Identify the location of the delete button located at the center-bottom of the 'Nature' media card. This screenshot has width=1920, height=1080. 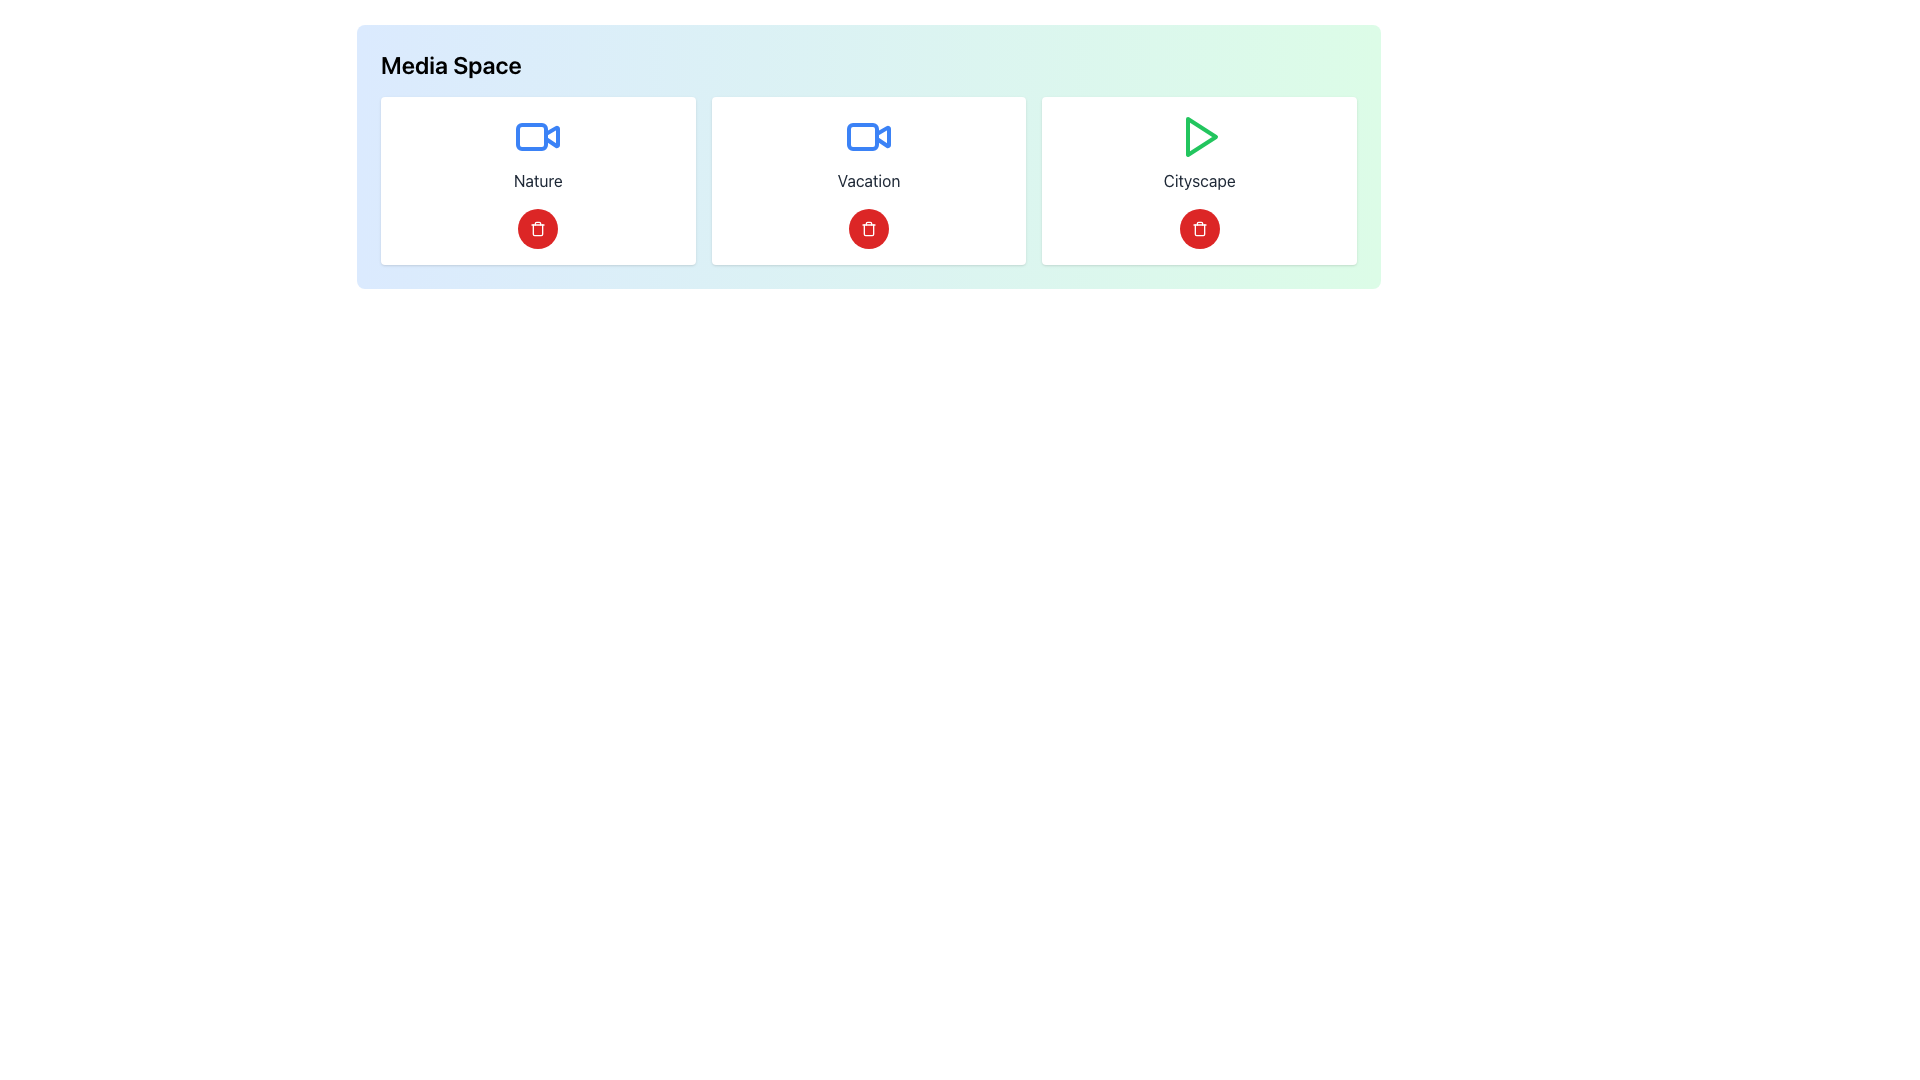
(538, 227).